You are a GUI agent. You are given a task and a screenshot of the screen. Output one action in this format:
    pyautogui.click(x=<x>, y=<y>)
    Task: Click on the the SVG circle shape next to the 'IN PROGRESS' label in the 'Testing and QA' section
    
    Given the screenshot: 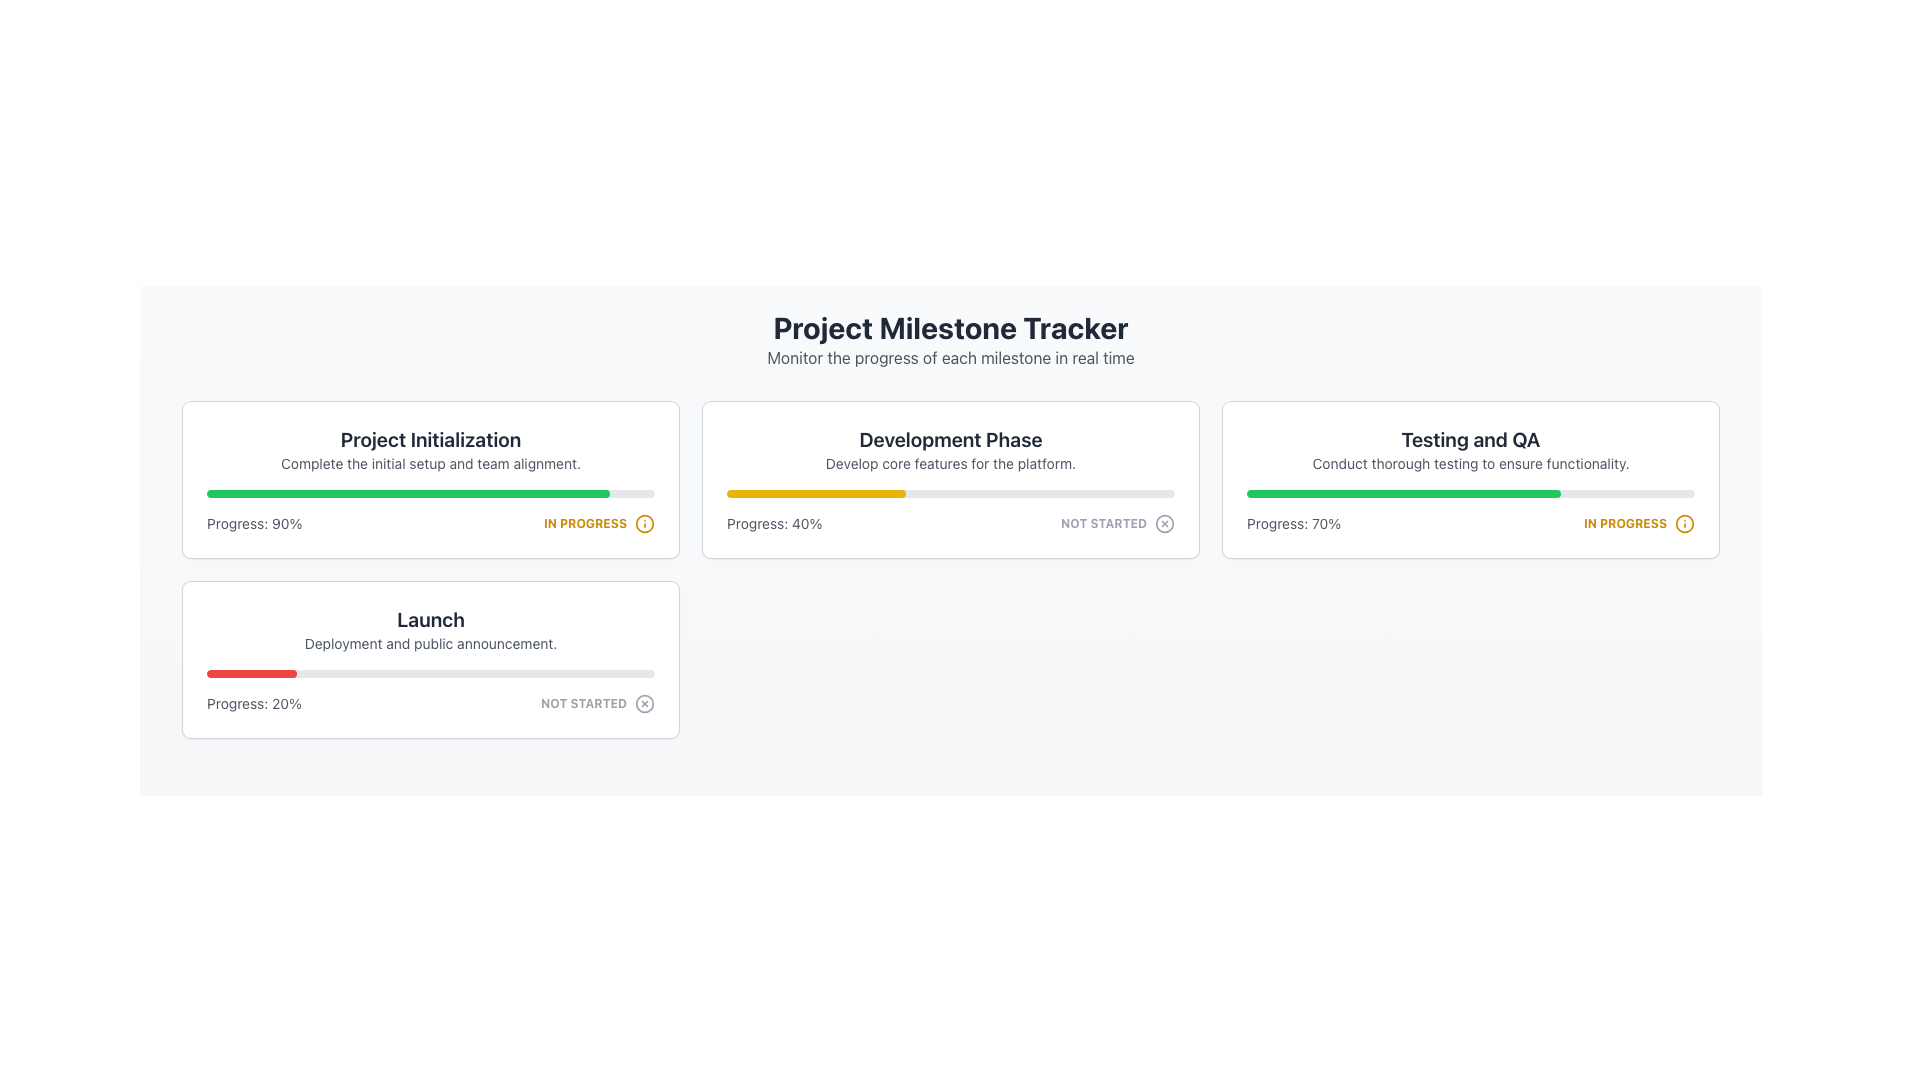 What is the action you would take?
    pyautogui.click(x=1683, y=523)
    